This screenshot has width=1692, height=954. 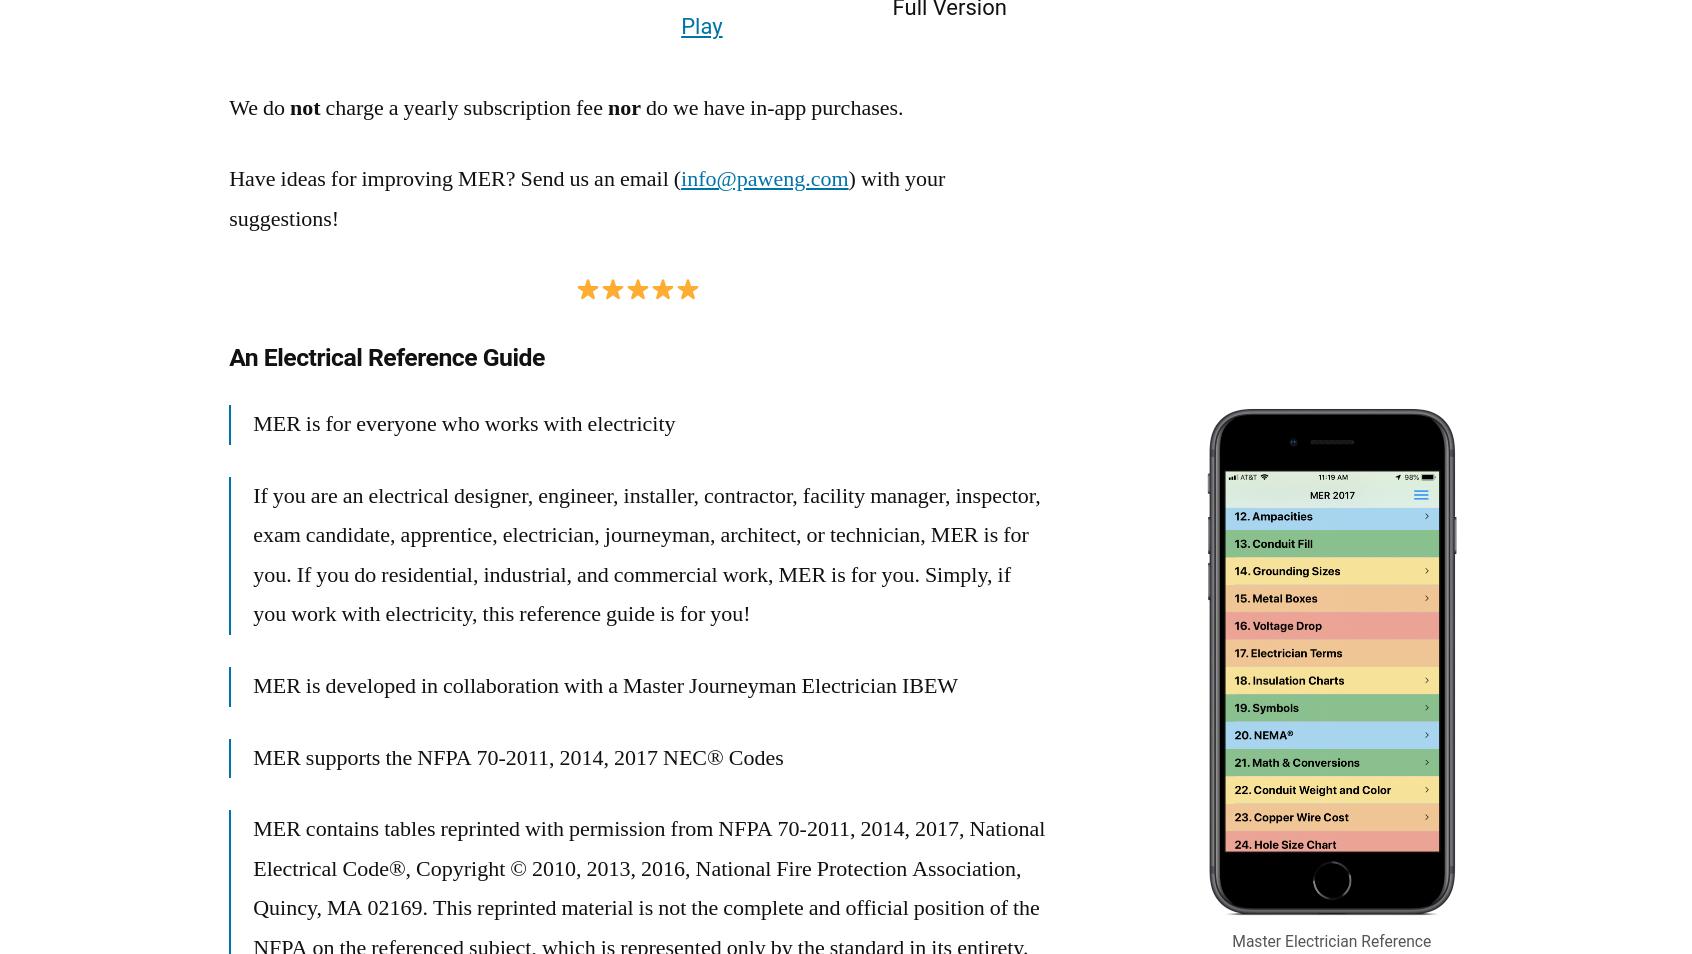 What do you see at coordinates (453, 177) in the screenshot?
I see `'Have ideas for improving MER? Send us an email ('` at bounding box center [453, 177].